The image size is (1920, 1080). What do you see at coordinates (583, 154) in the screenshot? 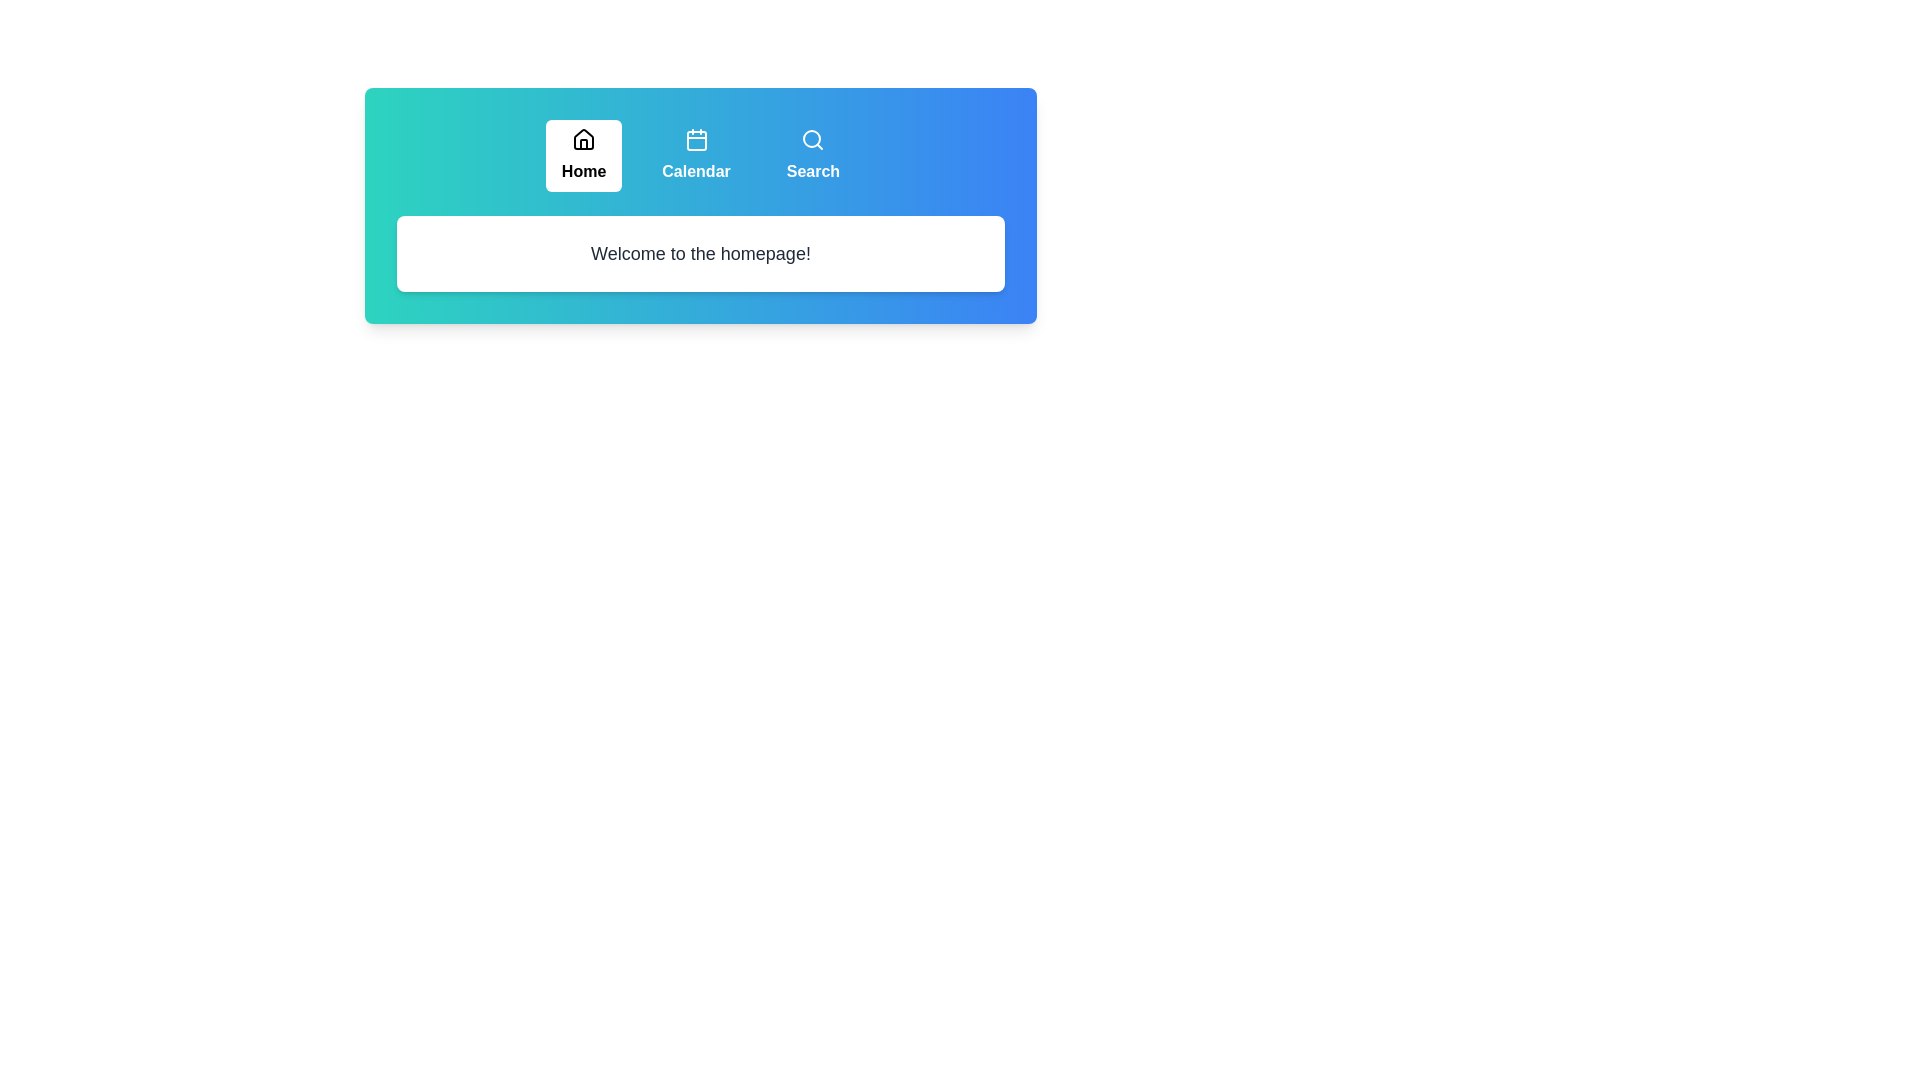
I see `the Home tab to display its content` at bounding box center [583, 154].